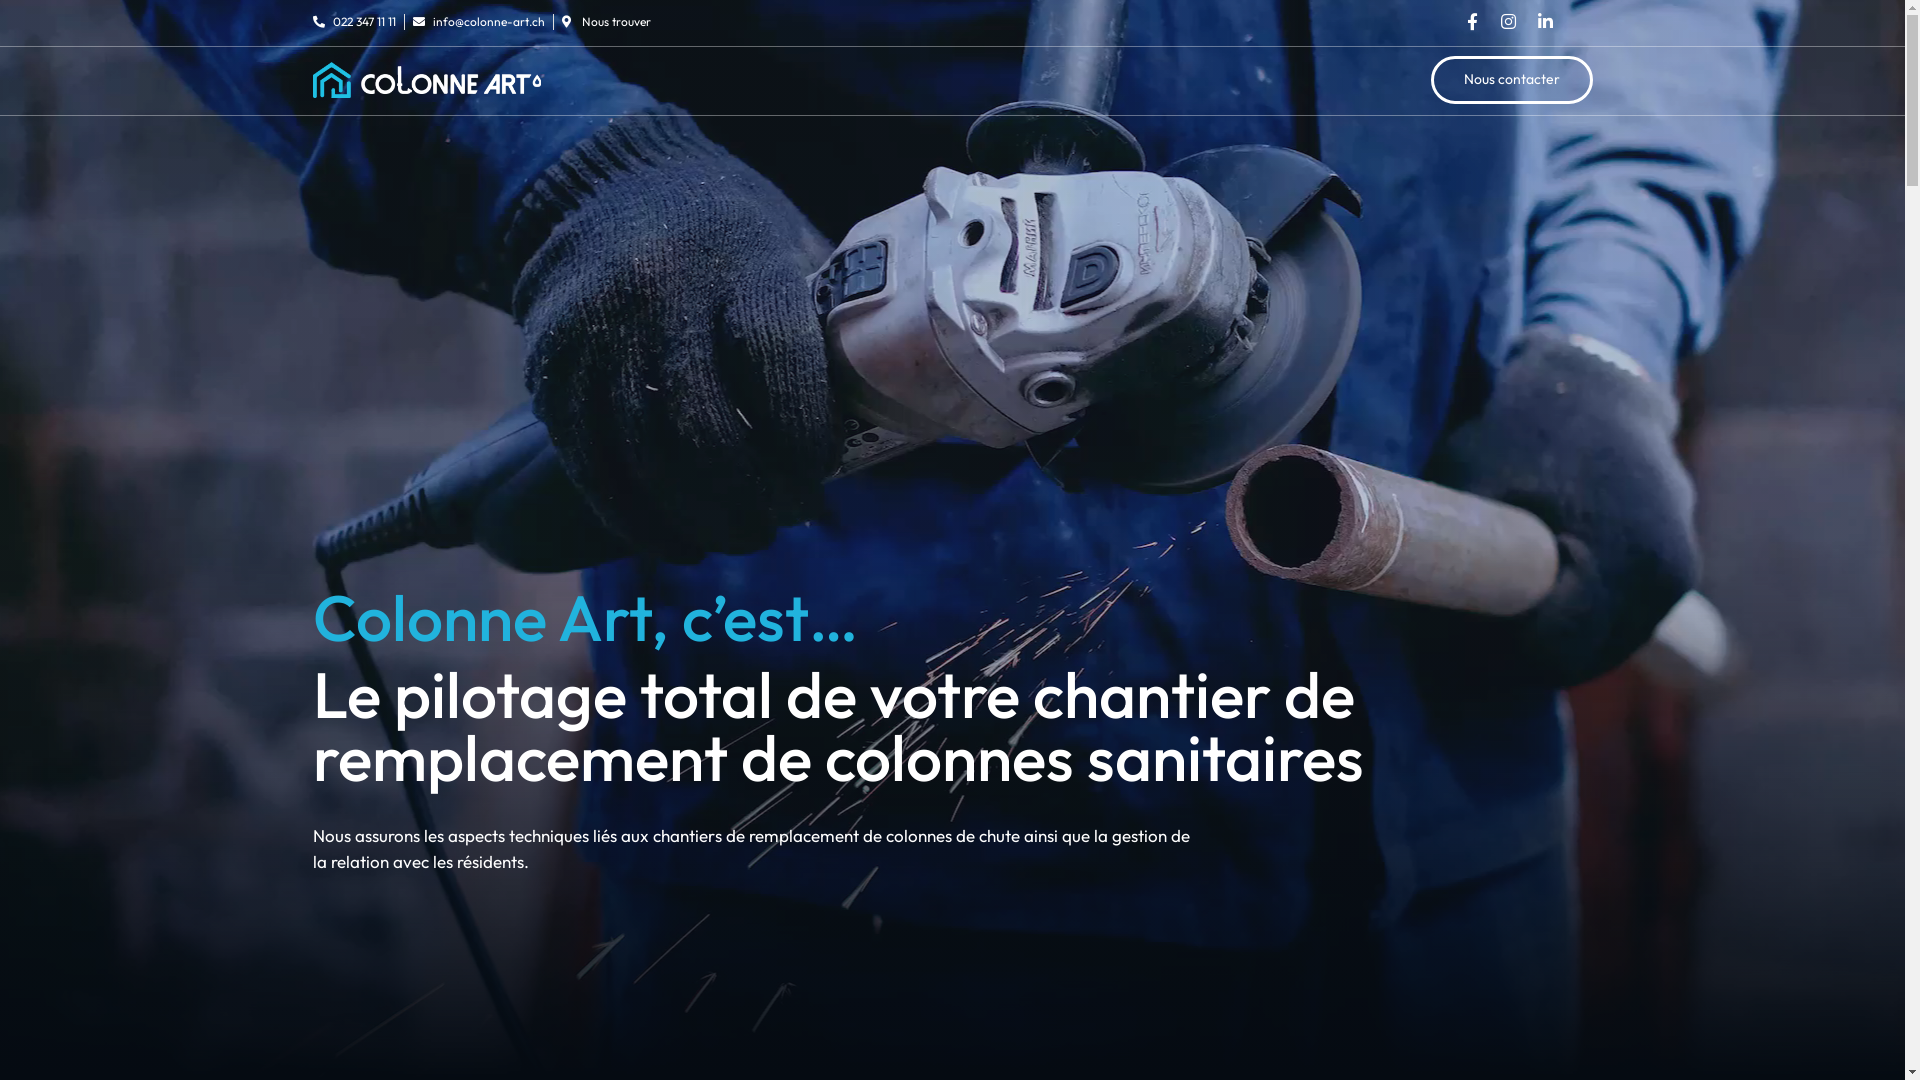  Describe the element at coordinates (605, 22) in the screenshot. I see `'Nous trouver'` at that location.